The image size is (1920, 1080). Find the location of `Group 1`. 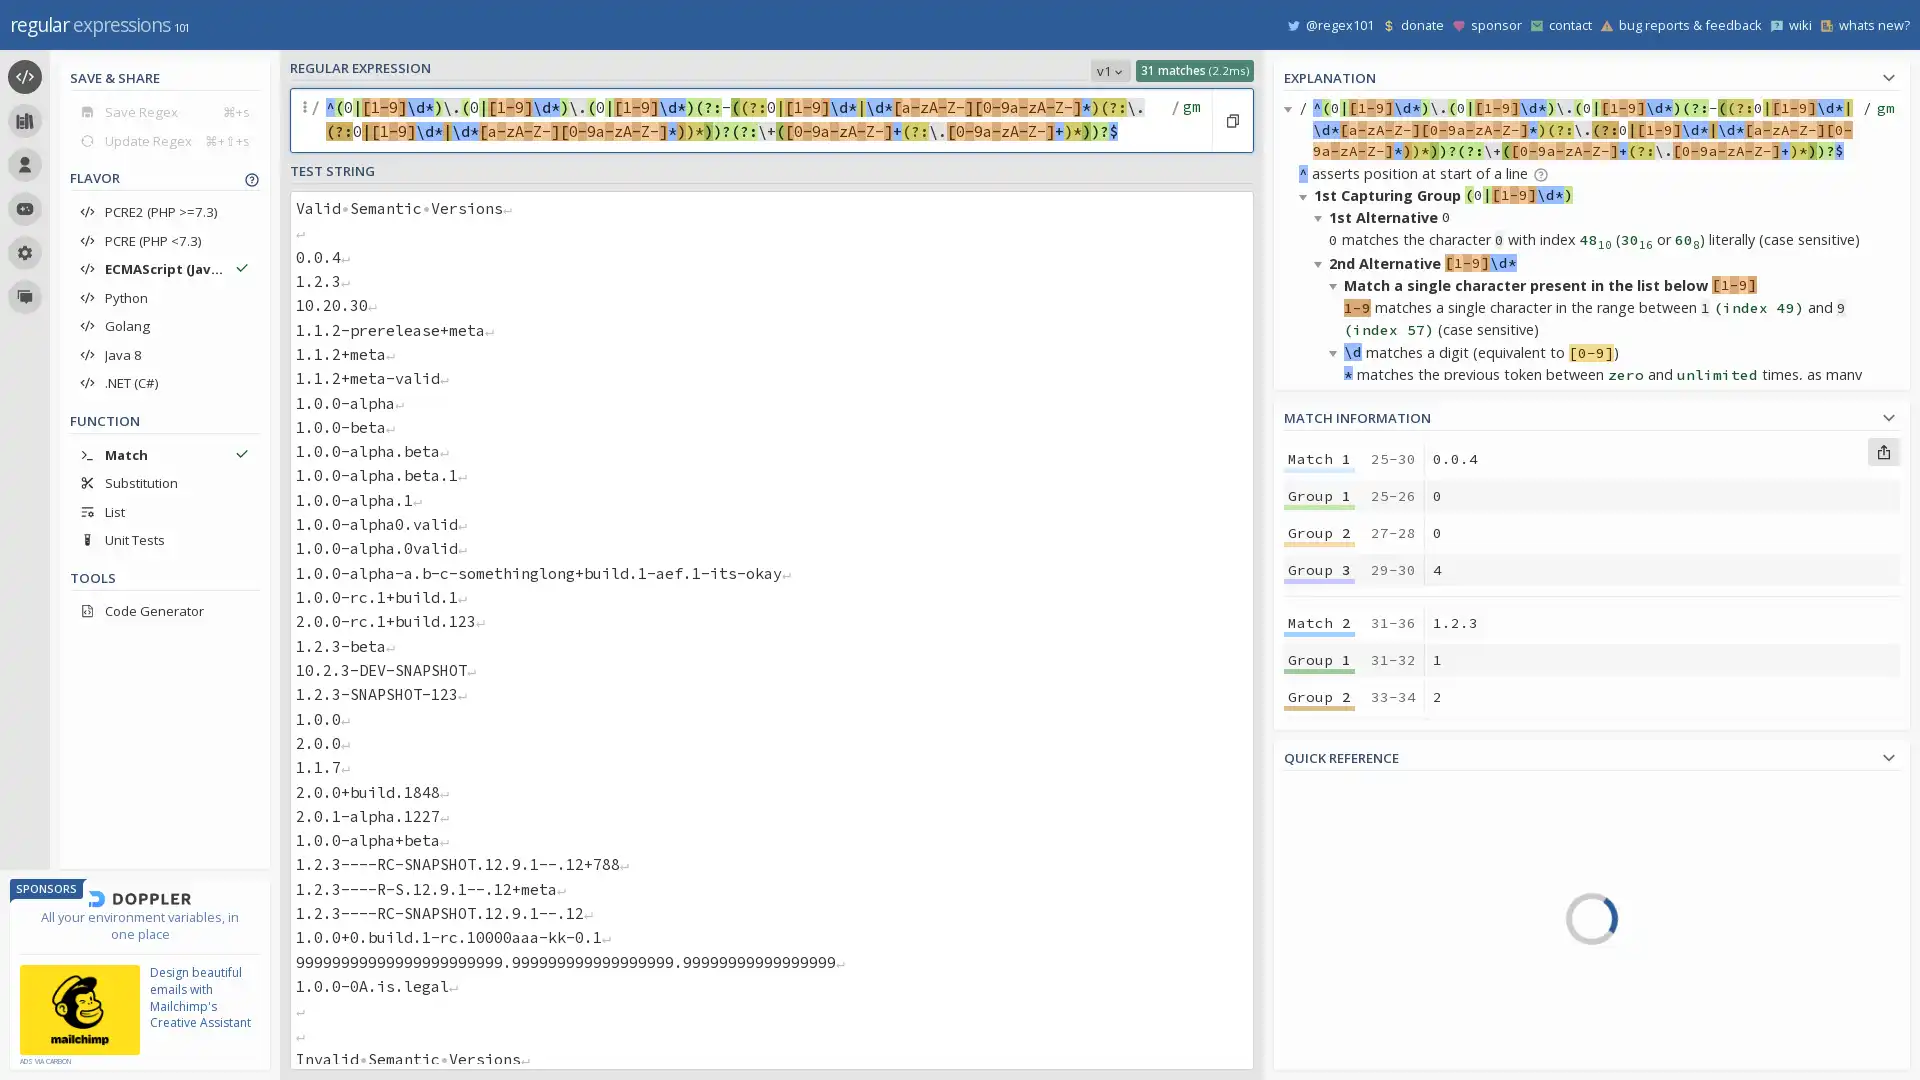

Group 1 is located at coordinates (1319, 824).